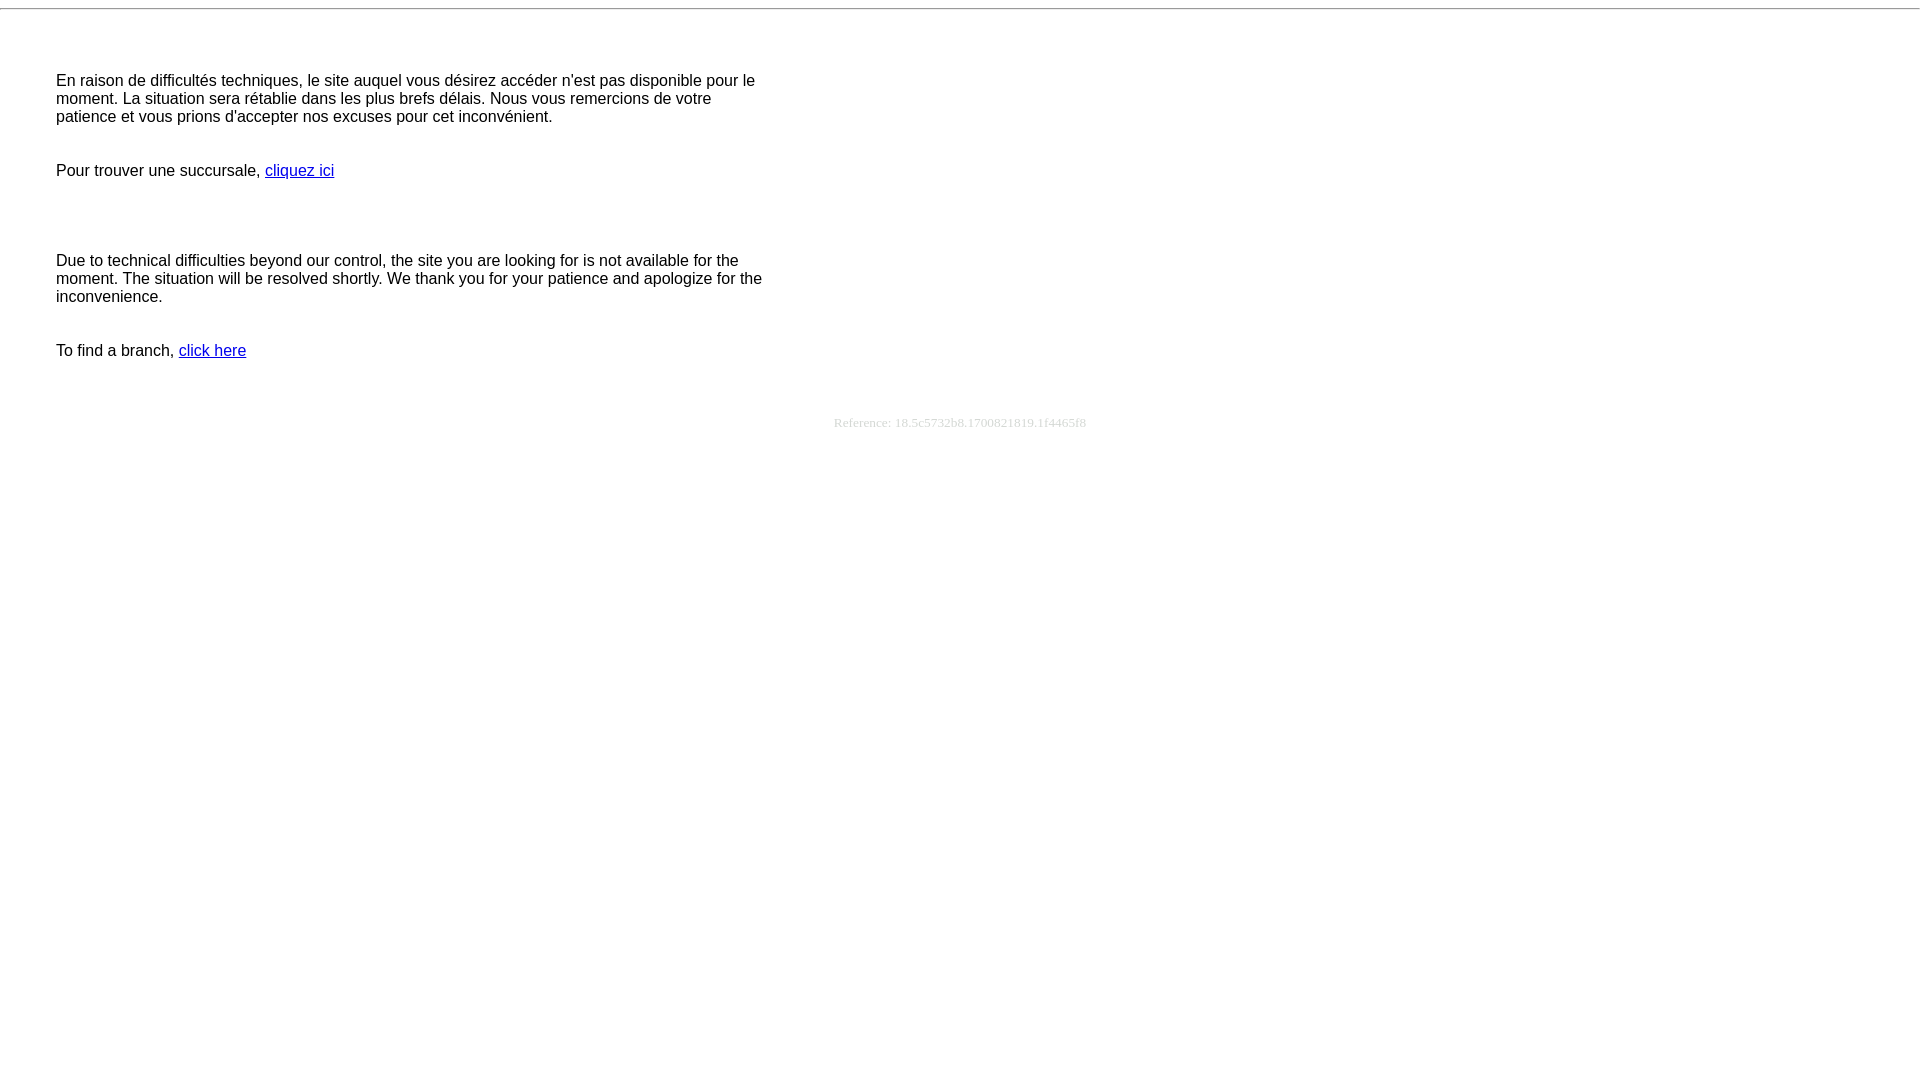 This screenshot has height=1080, width=1920. Describe the element at coordinates (263, 169) in the screenshot. I see `'cliquez ici'` at that location.